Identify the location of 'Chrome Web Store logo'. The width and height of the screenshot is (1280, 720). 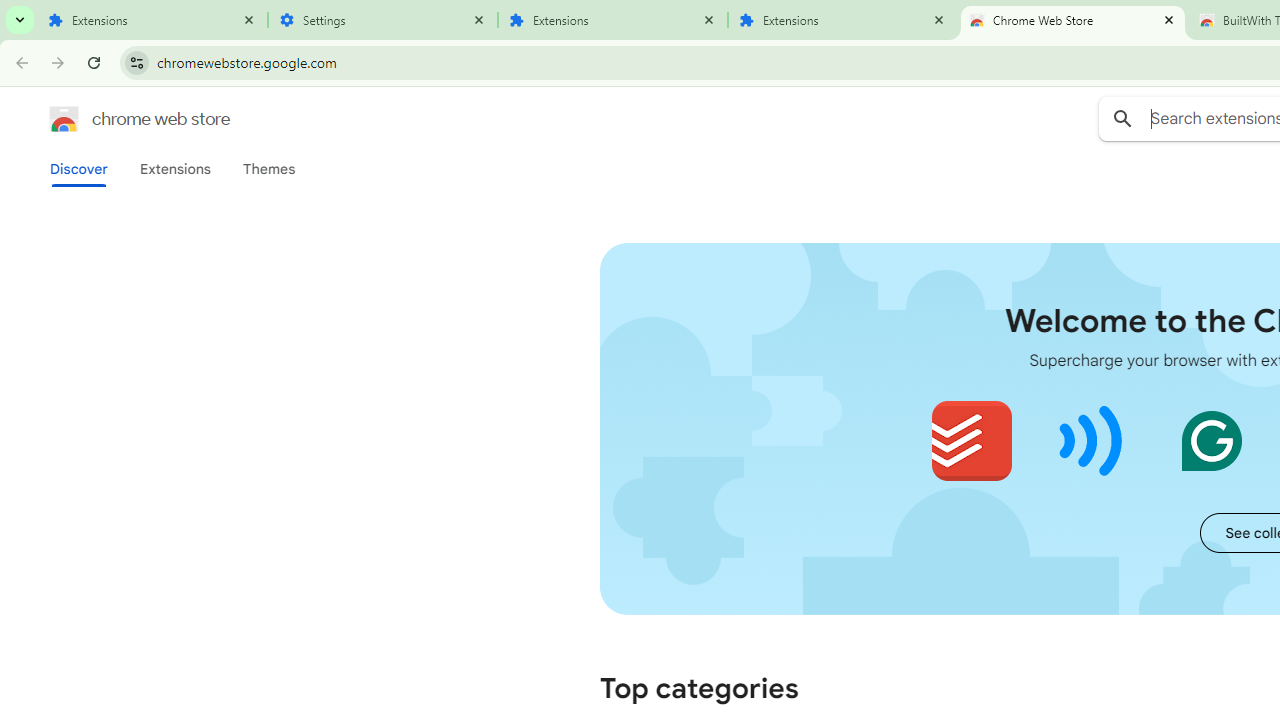
(64, 119).